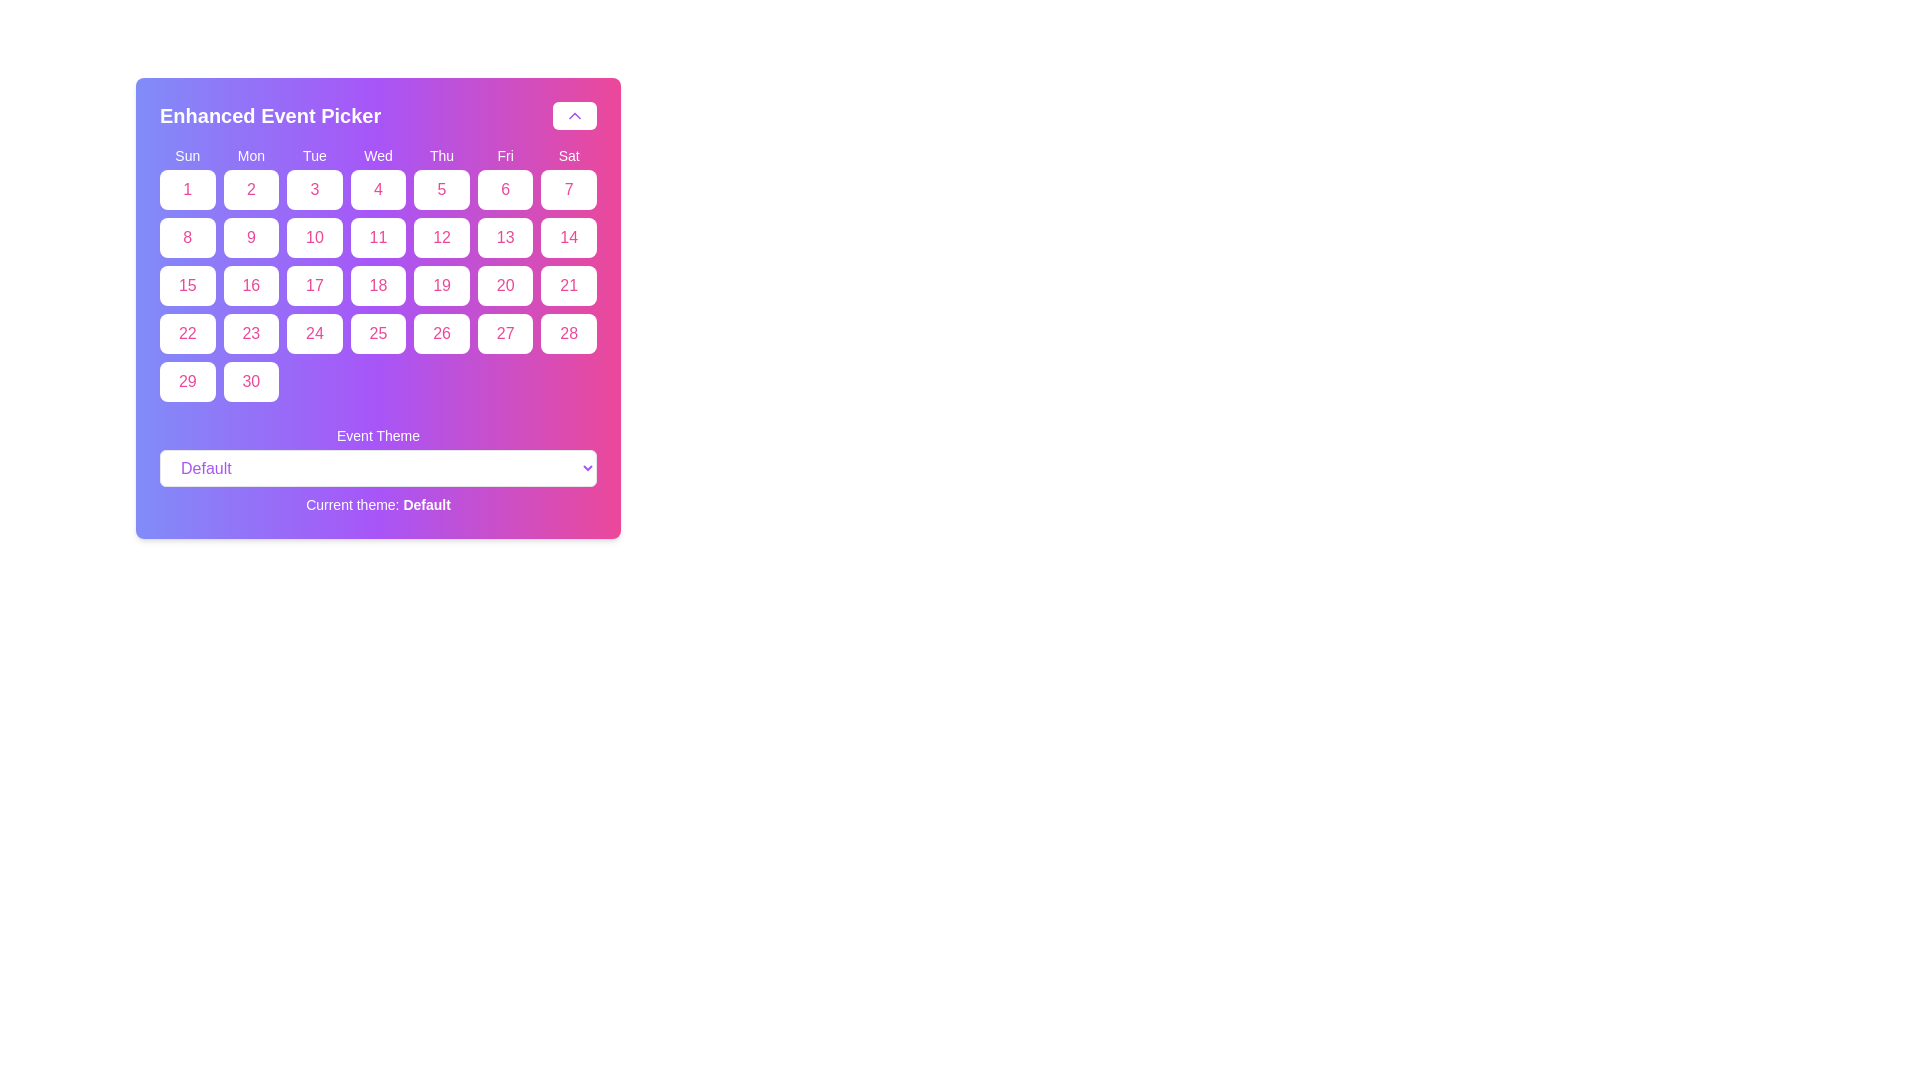  What do you see at coordinates (378, 273) in the screenshot?
I see `a date in the interactive calendar grid displayed in the 'Enhanced Event Picker'` at bounding box center [378, 273].